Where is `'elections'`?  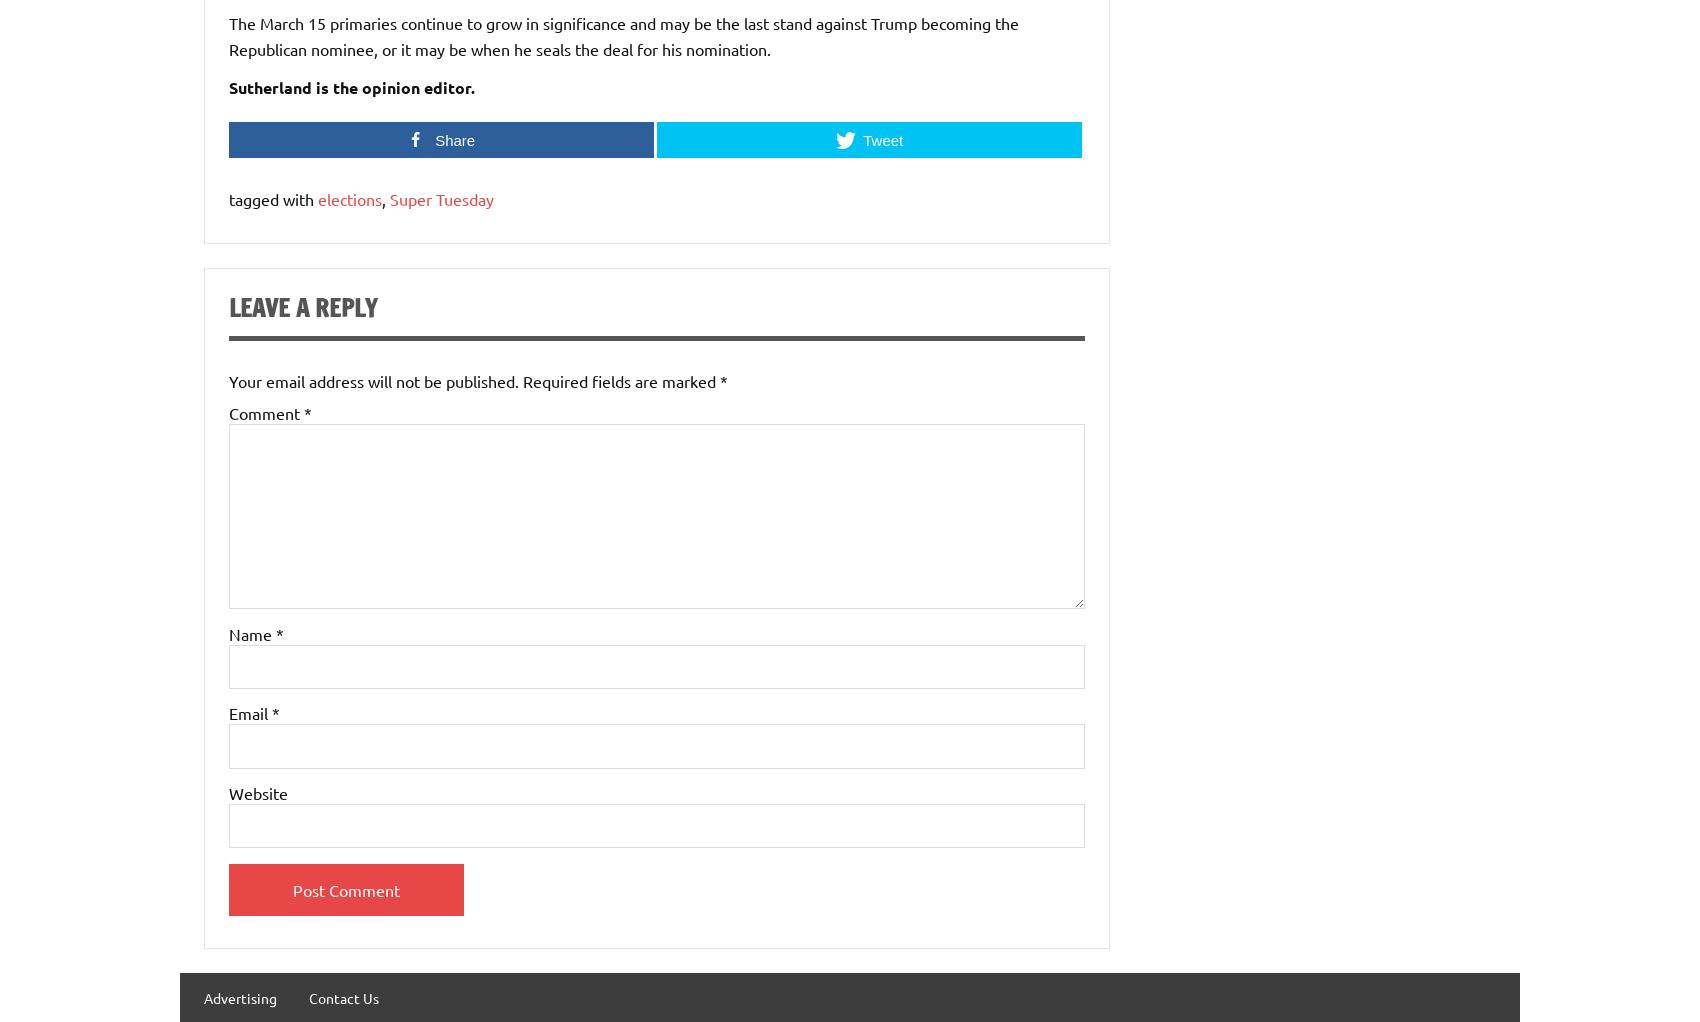
'elections' is located at coordinates (349, 198).